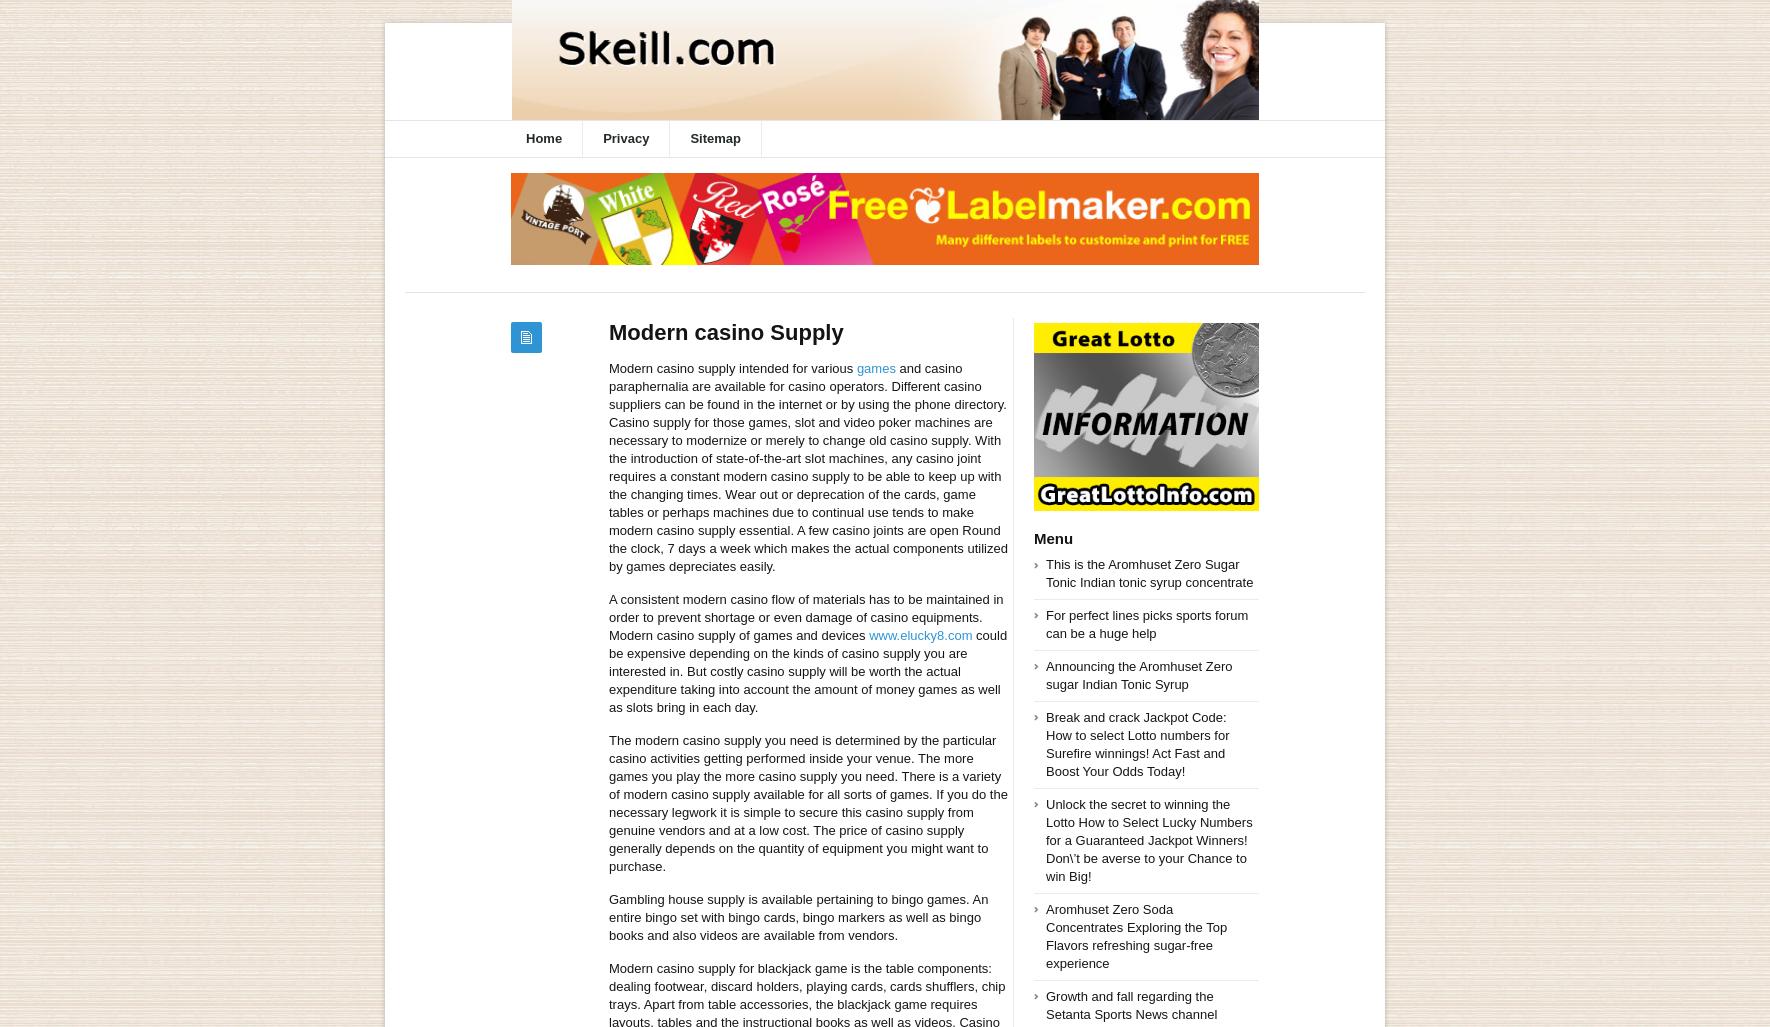 The image size is (1770, 1027). I want to click on 'Announcing the Aromhuset Zero sugar Indian Tonic Syrup', so click(1138, 673).